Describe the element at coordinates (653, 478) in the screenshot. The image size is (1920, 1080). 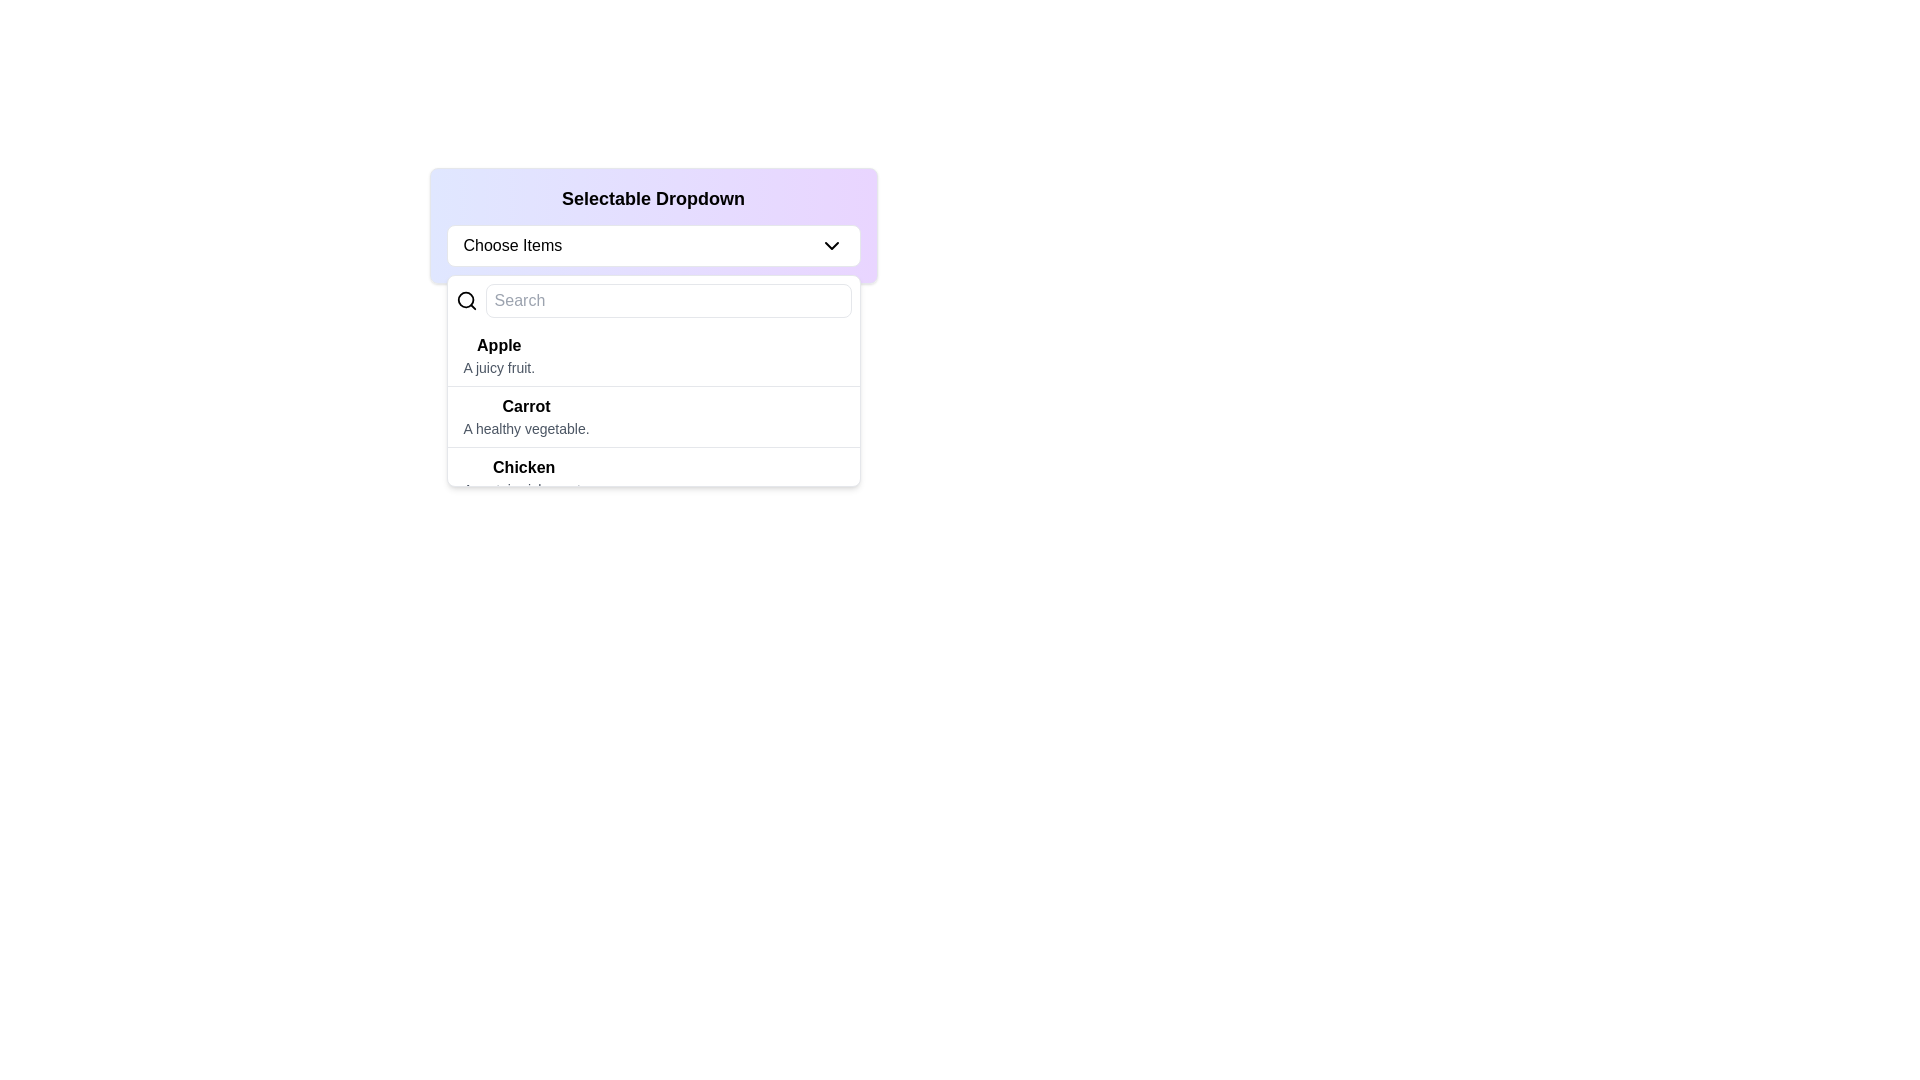
I see `the third item in the dropdown menu, which represents 'Chicken'` at that location.